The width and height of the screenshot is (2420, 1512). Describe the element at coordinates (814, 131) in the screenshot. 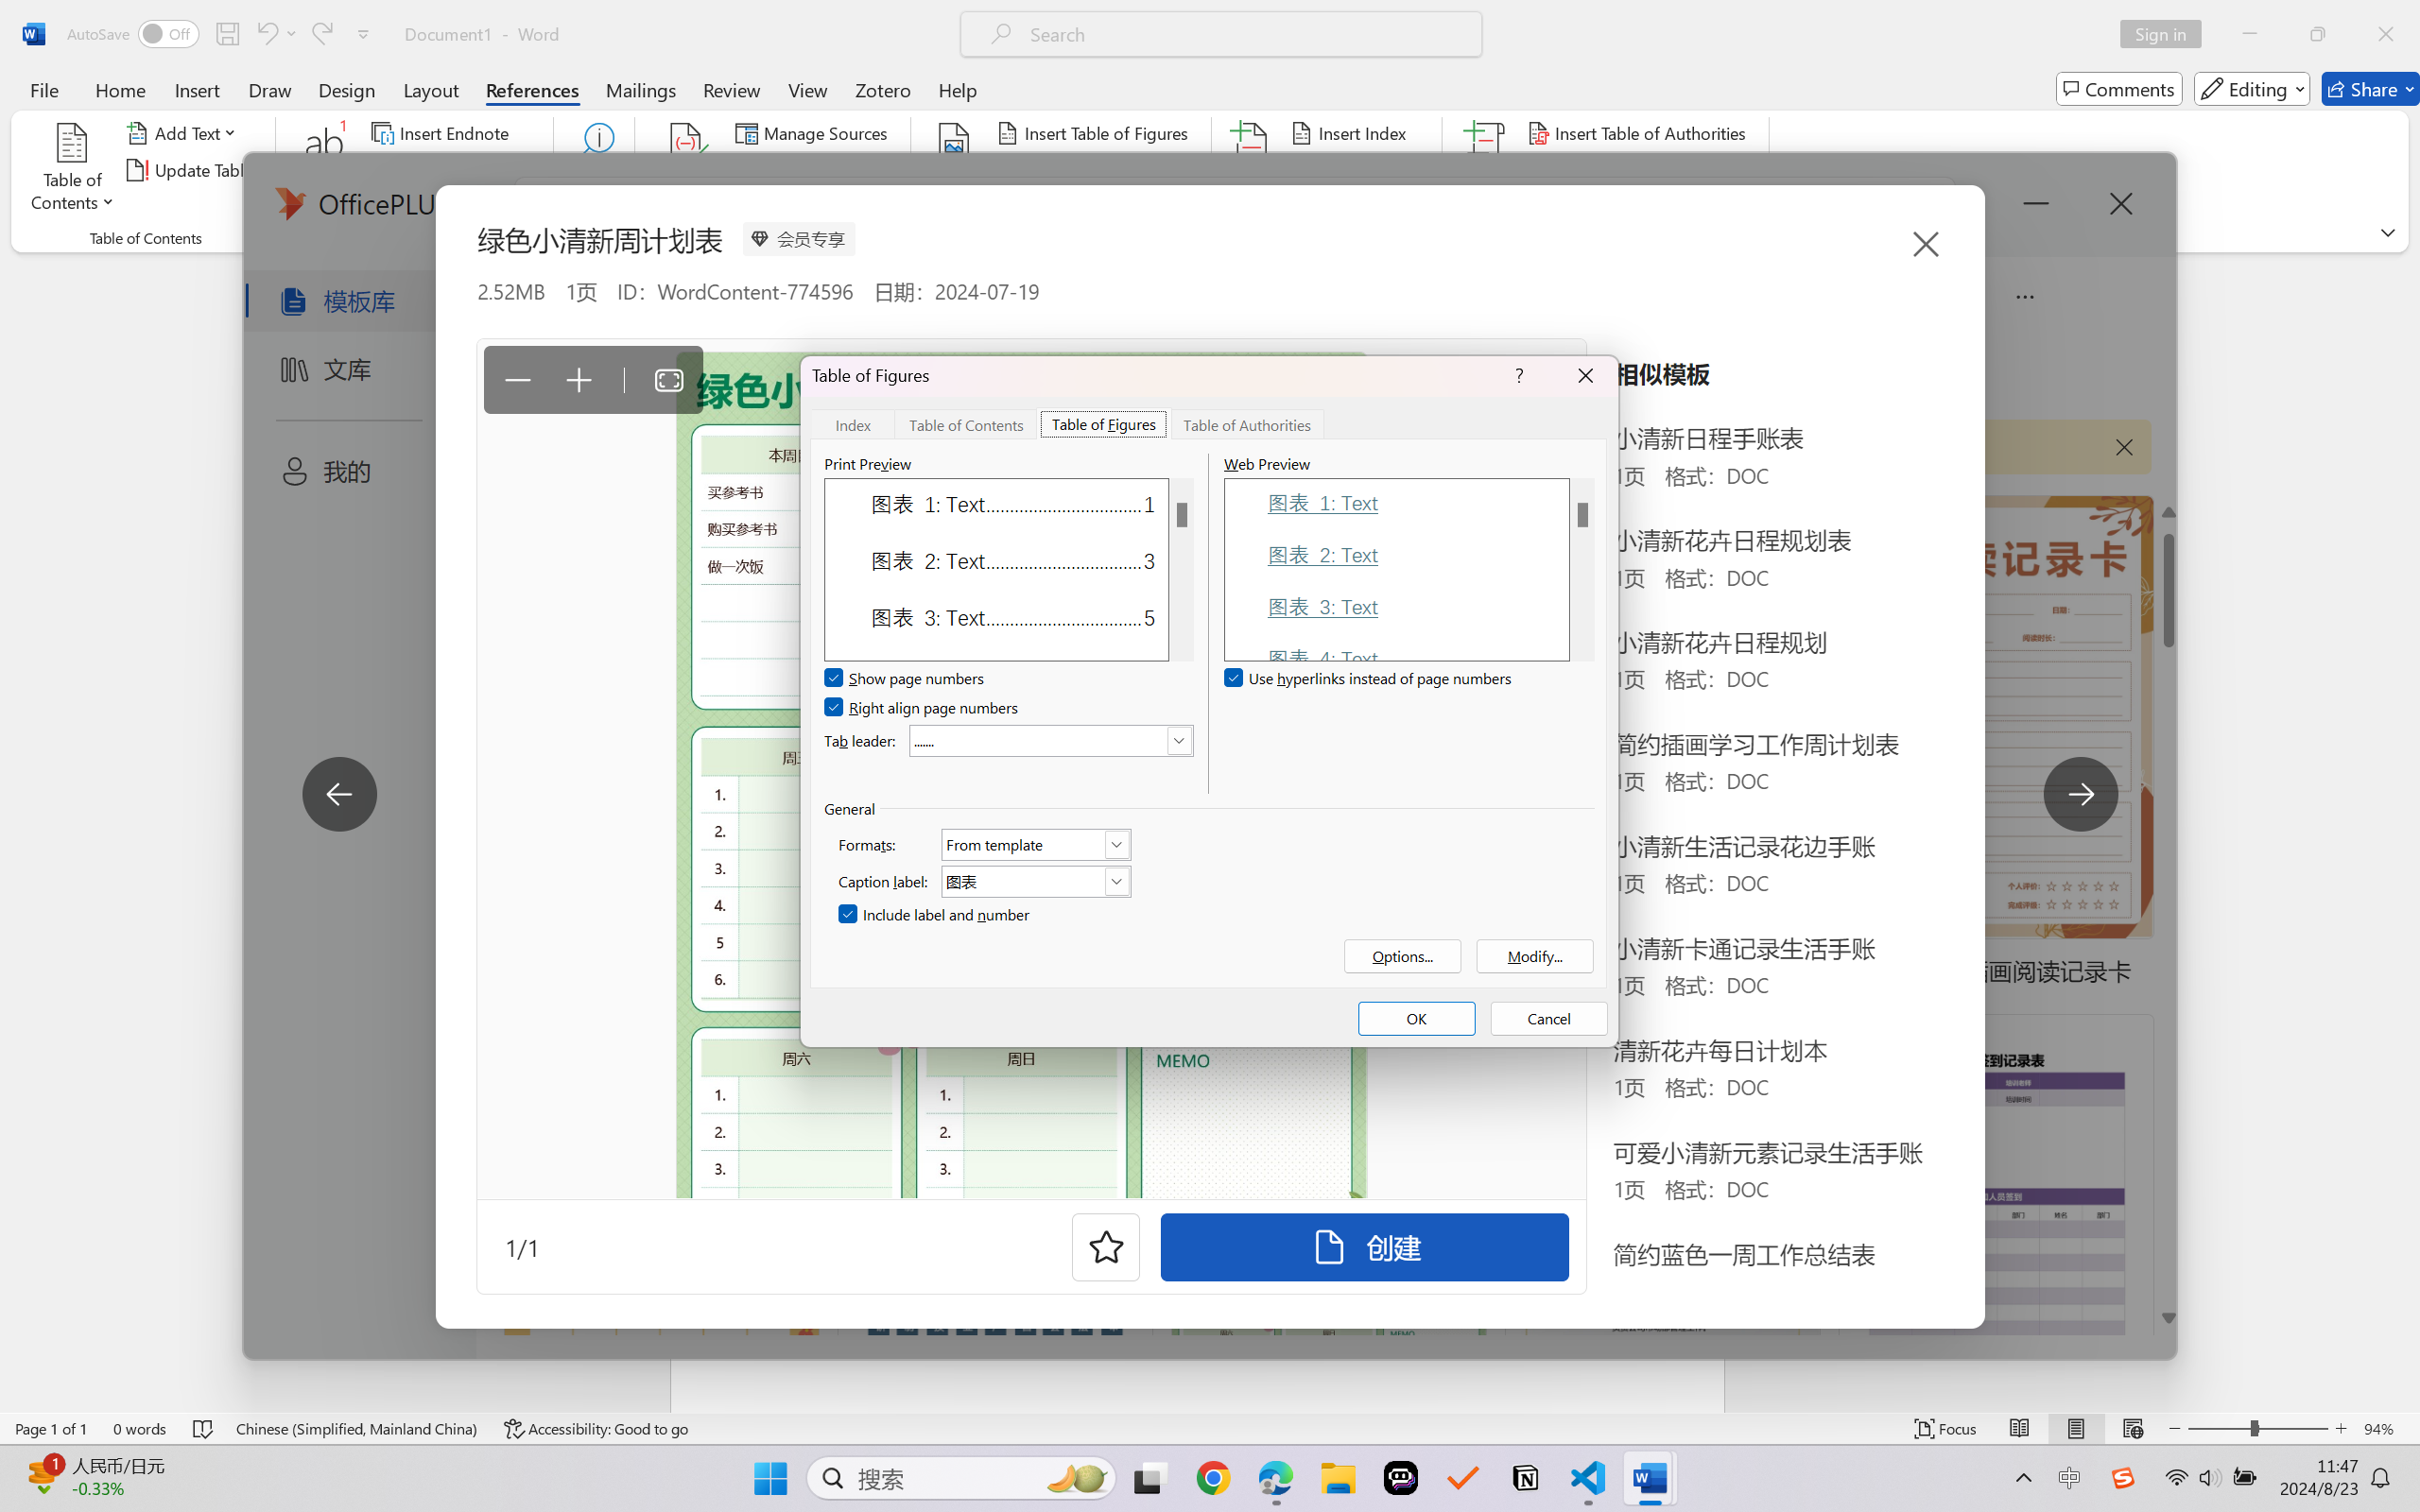

I see `'Manage Sources...'` at that location.